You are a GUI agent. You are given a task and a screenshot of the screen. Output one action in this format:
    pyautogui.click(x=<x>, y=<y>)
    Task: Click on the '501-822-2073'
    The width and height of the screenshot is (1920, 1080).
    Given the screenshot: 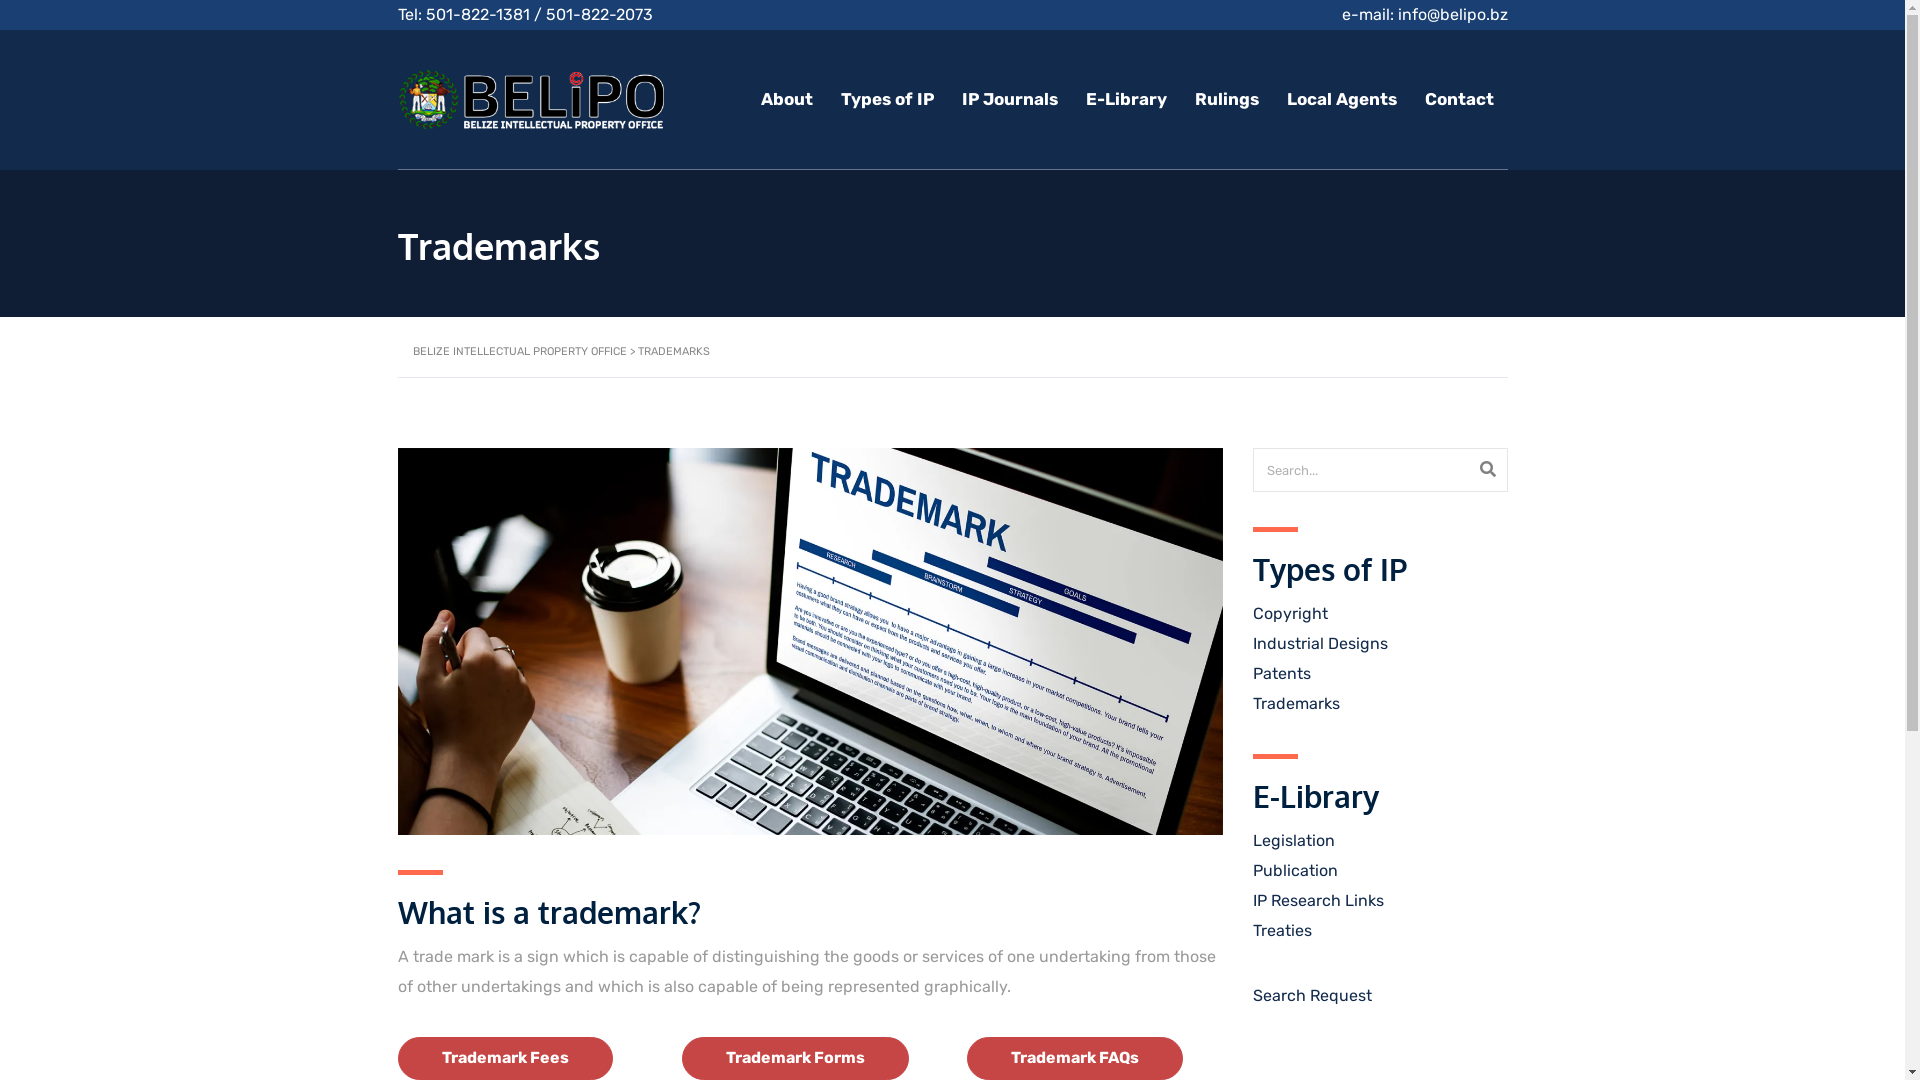 What is the action you would take?
    pyautogui.click(x=598, y=14)
    